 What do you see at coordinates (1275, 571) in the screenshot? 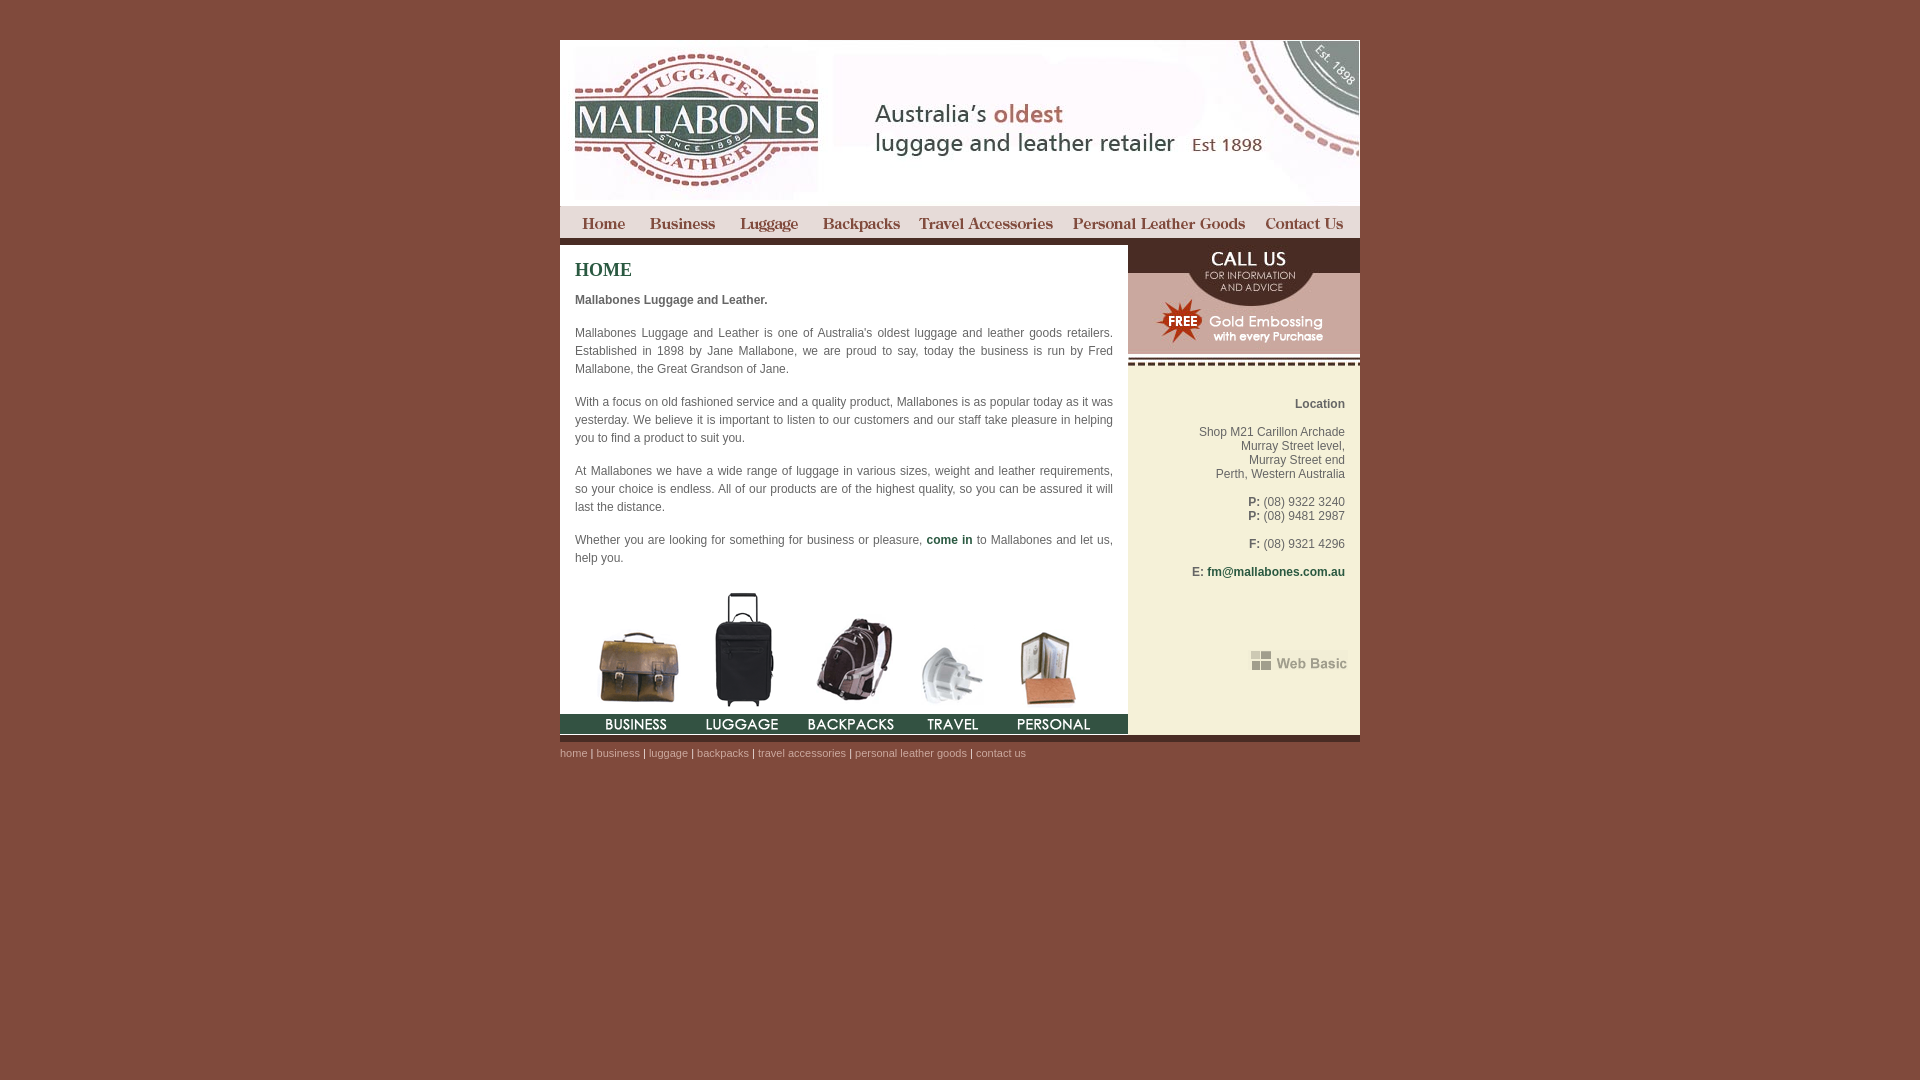
I see `'fm@mallabones.com.au'` at bounding box center [1275, 571].